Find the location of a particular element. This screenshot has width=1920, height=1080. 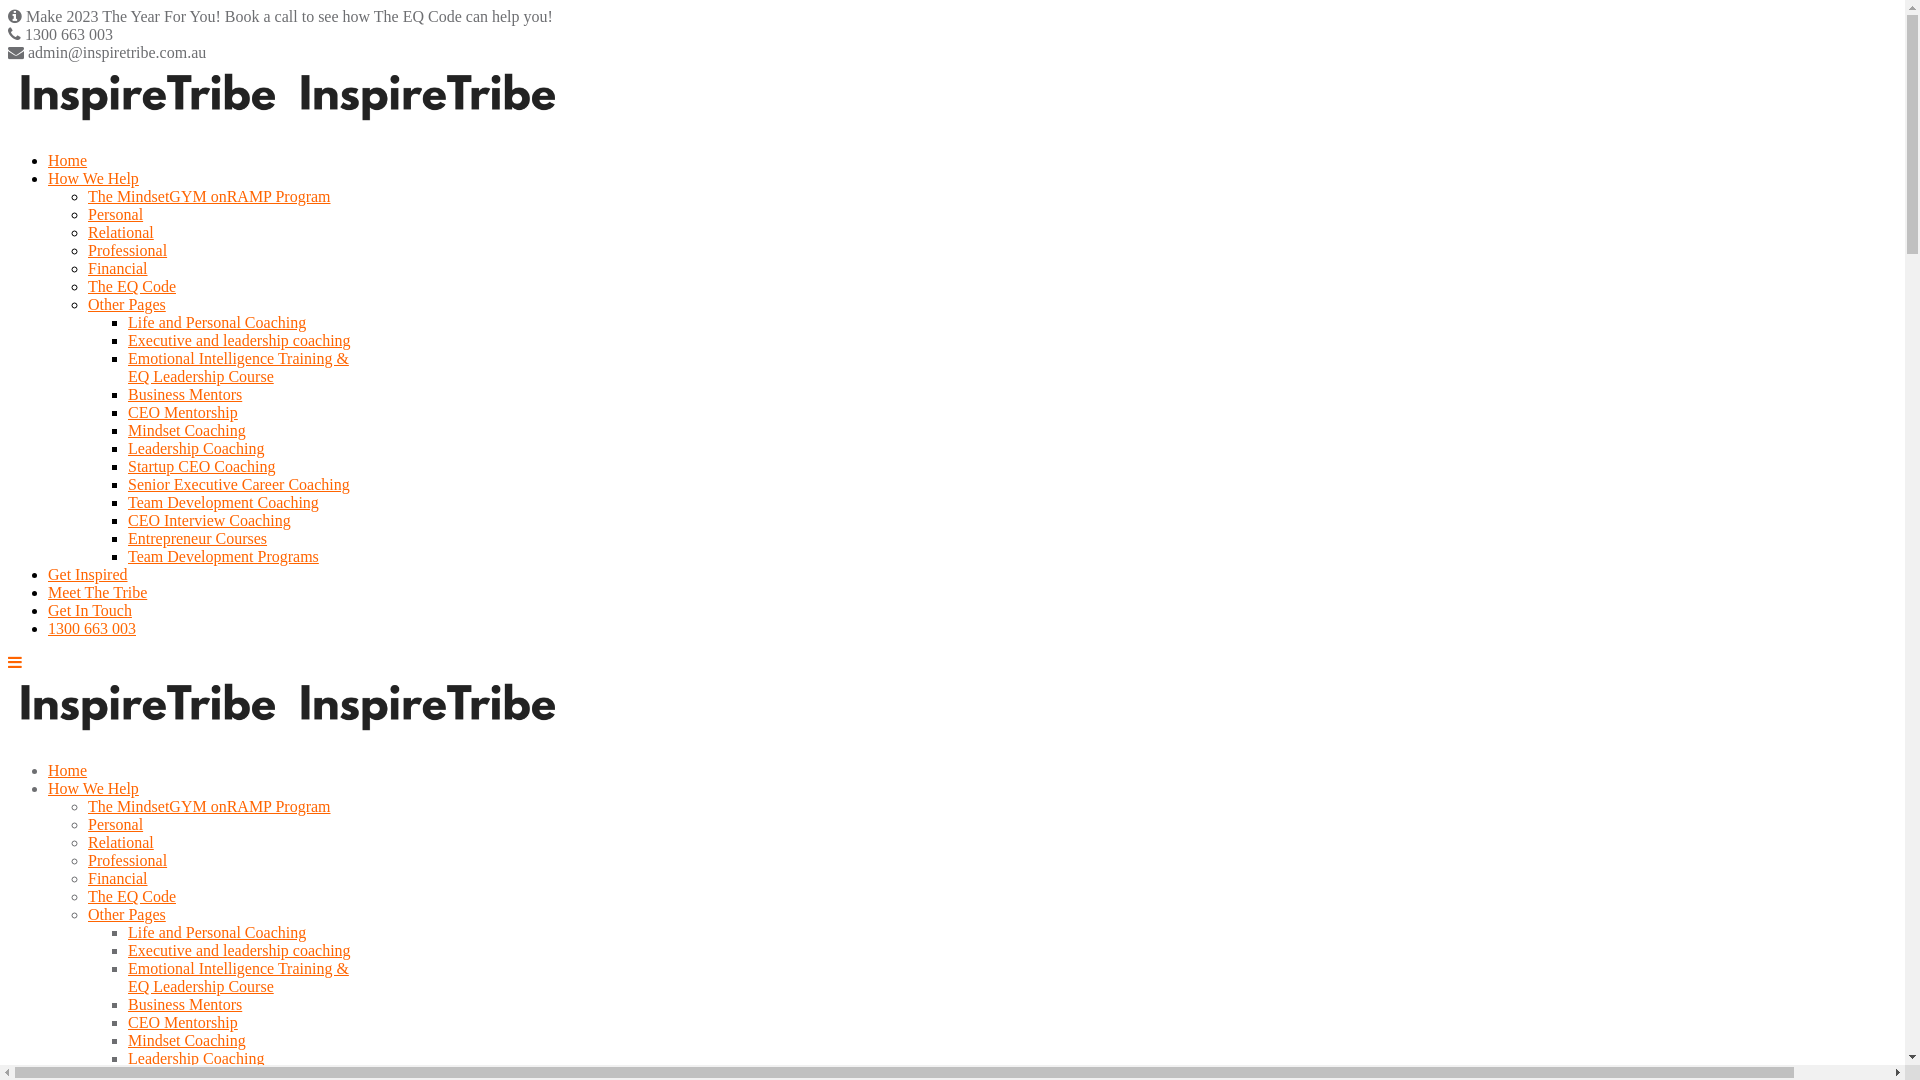

'Emotional Intelligence Training & is located at coordinates (238, 367).